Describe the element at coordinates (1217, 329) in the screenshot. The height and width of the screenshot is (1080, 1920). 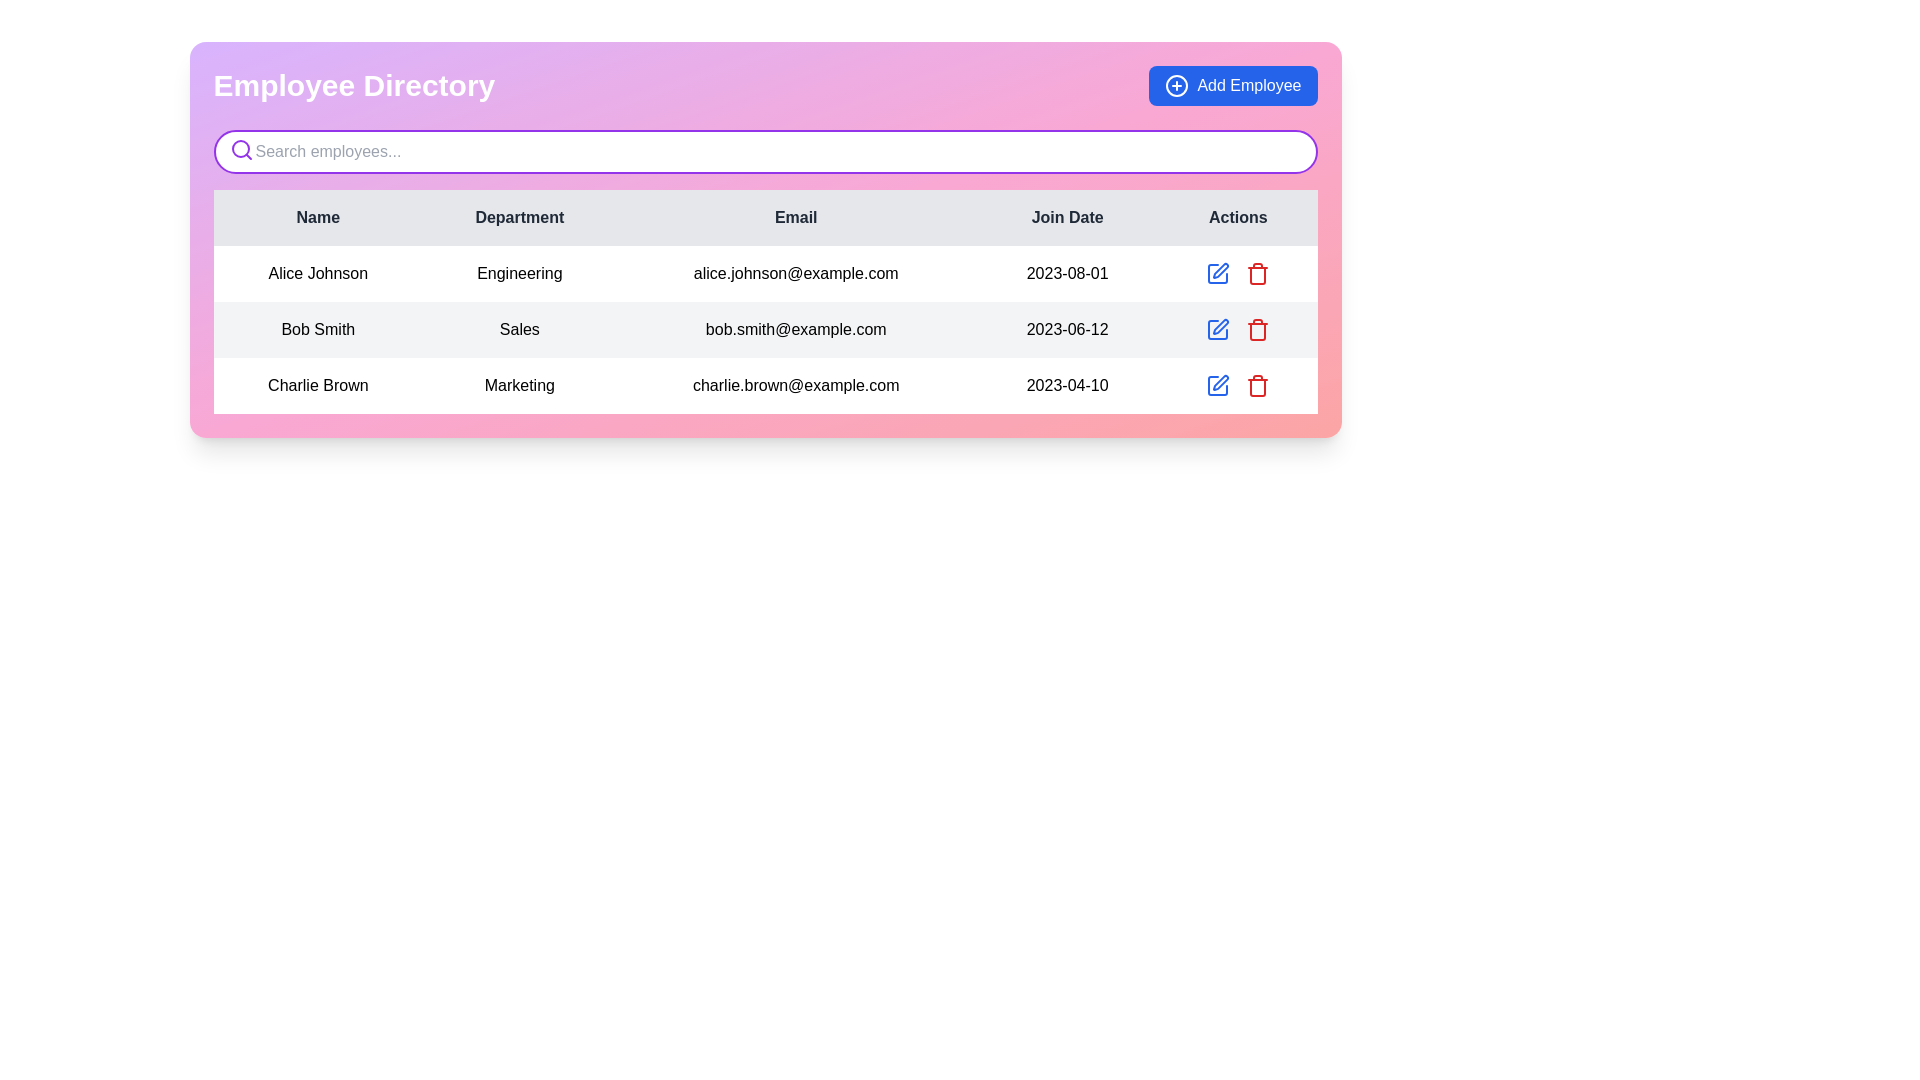
I see `the edit icon button in the 'Actions' column for 'Bob Smith'` at that location.